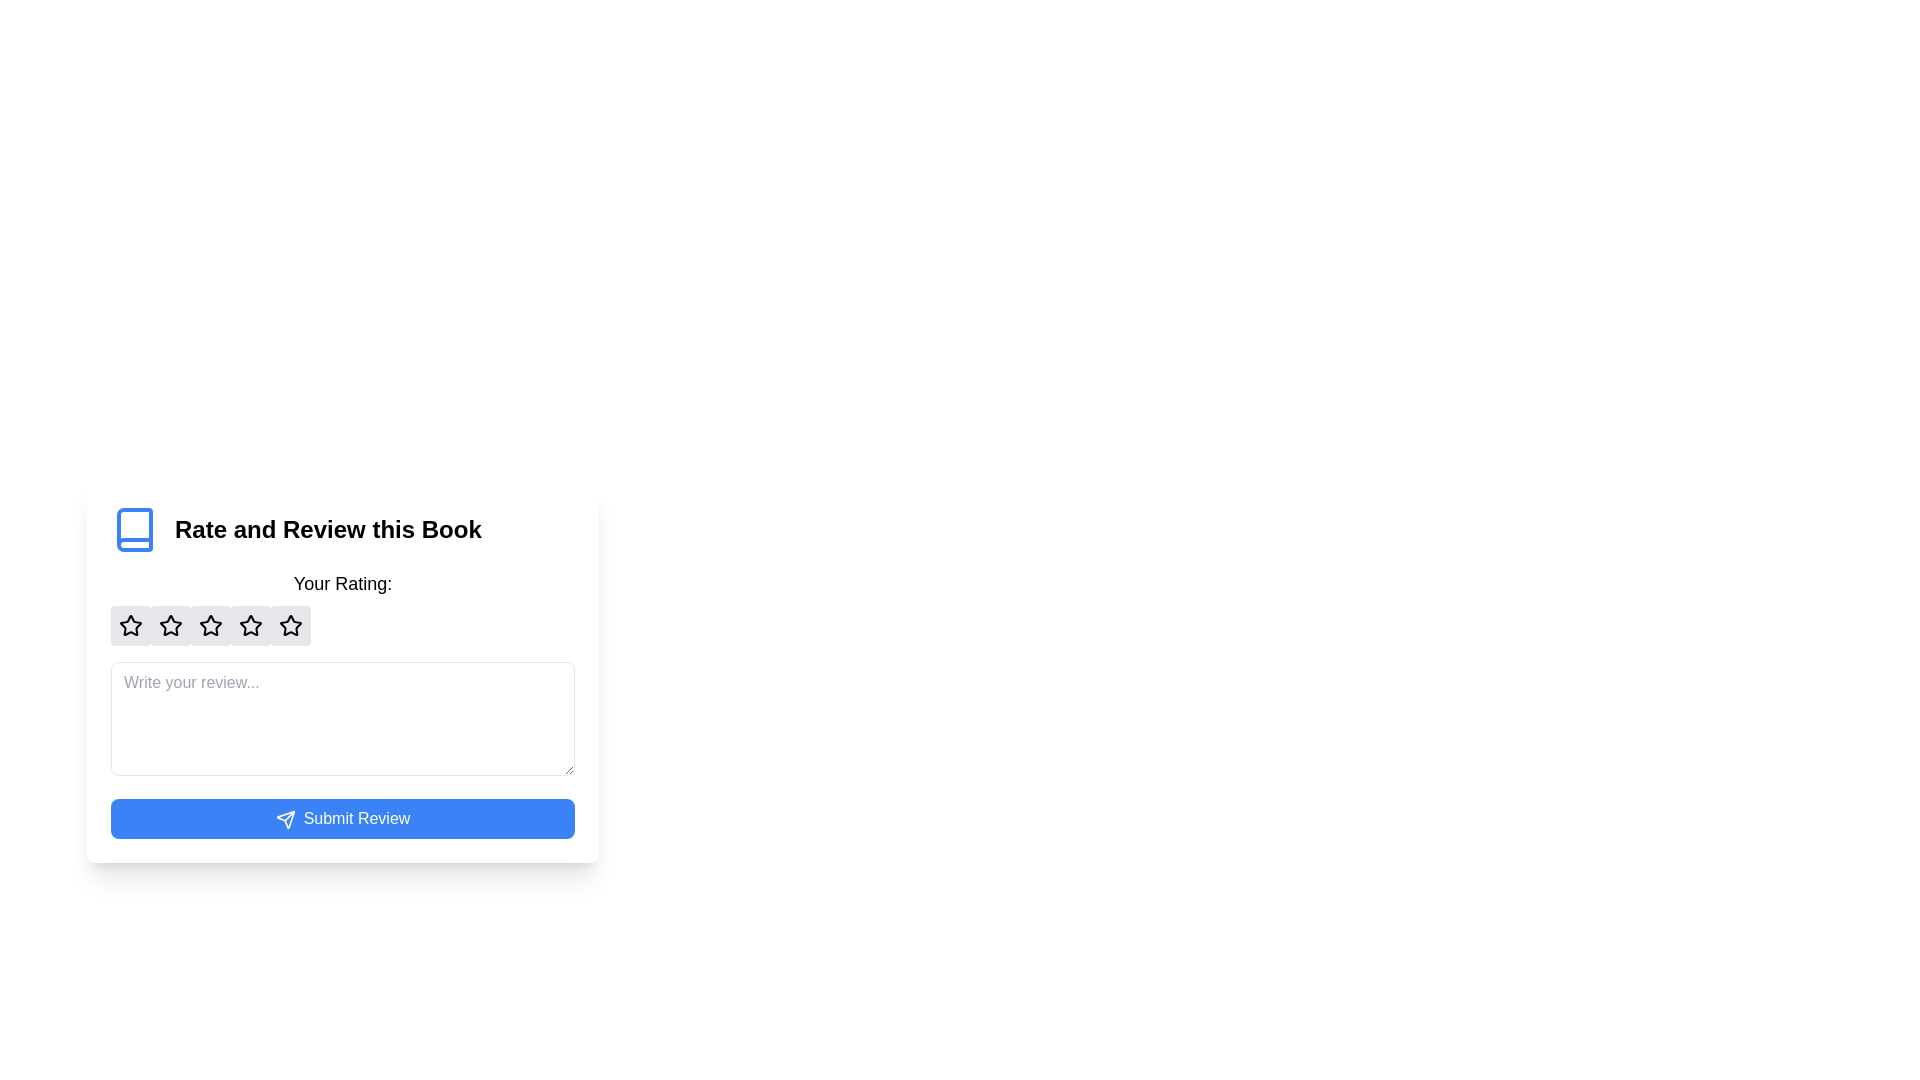 This screenshot has width=1920, height=1080. I want to click on the fifth star in the horizontal row of star rating buttons below the text 'Your Rating:' in the 'Rate and Review this Book' section to indicate a rating of 5 out of 5, so click(290, 624).